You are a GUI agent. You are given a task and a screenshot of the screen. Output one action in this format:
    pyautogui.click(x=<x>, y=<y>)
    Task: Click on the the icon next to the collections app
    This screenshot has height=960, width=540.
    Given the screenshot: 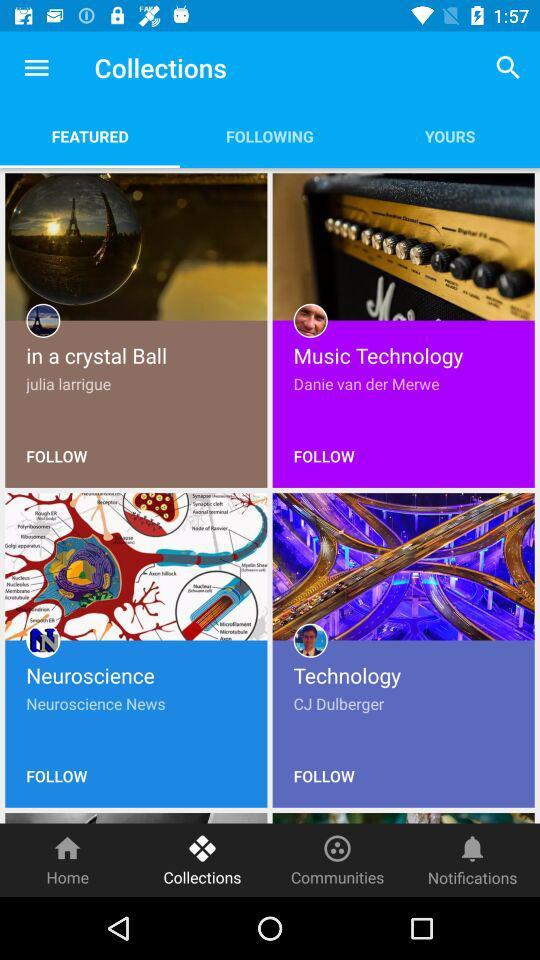 What is the action you would take?
    pyautogui.click(x=36, y=68)
    